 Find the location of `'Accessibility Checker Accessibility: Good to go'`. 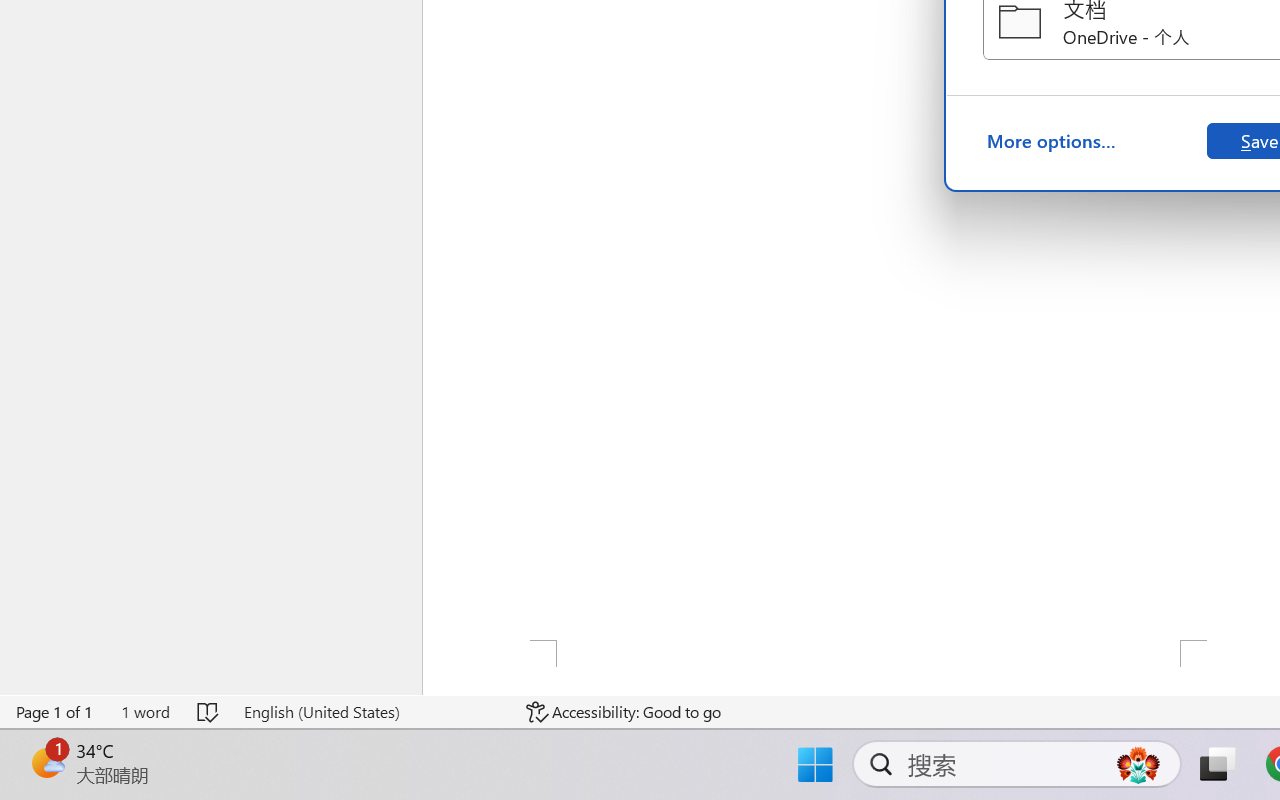

'Accessibility Checker Accessibility: Good to go' is located at coordinates (623, 711).